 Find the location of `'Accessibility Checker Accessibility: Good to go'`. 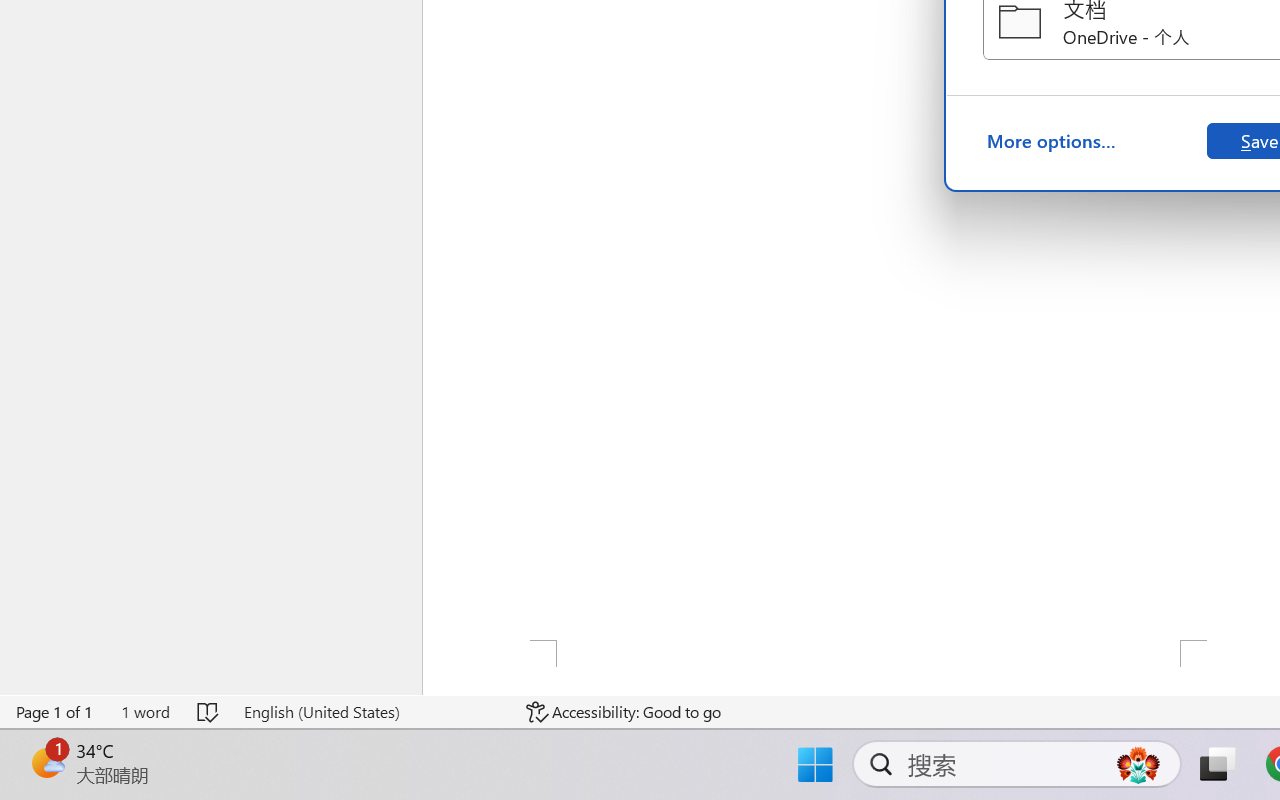

'Accessibility Checker Accessibility: Good to go' is located at coordinates (623, 711).